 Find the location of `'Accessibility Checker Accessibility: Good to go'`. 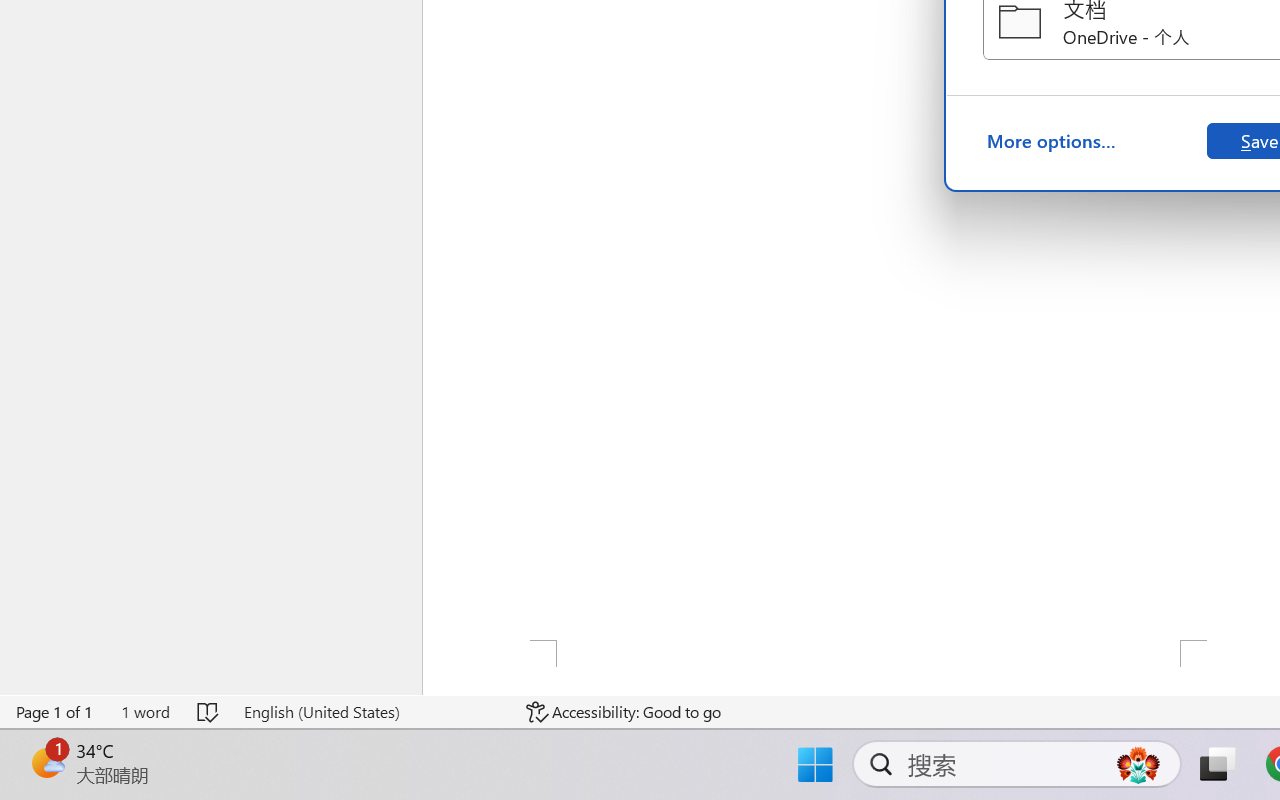

'Accessibility Checker Accessibility: Good to go' is located at coordinates (623, 711).